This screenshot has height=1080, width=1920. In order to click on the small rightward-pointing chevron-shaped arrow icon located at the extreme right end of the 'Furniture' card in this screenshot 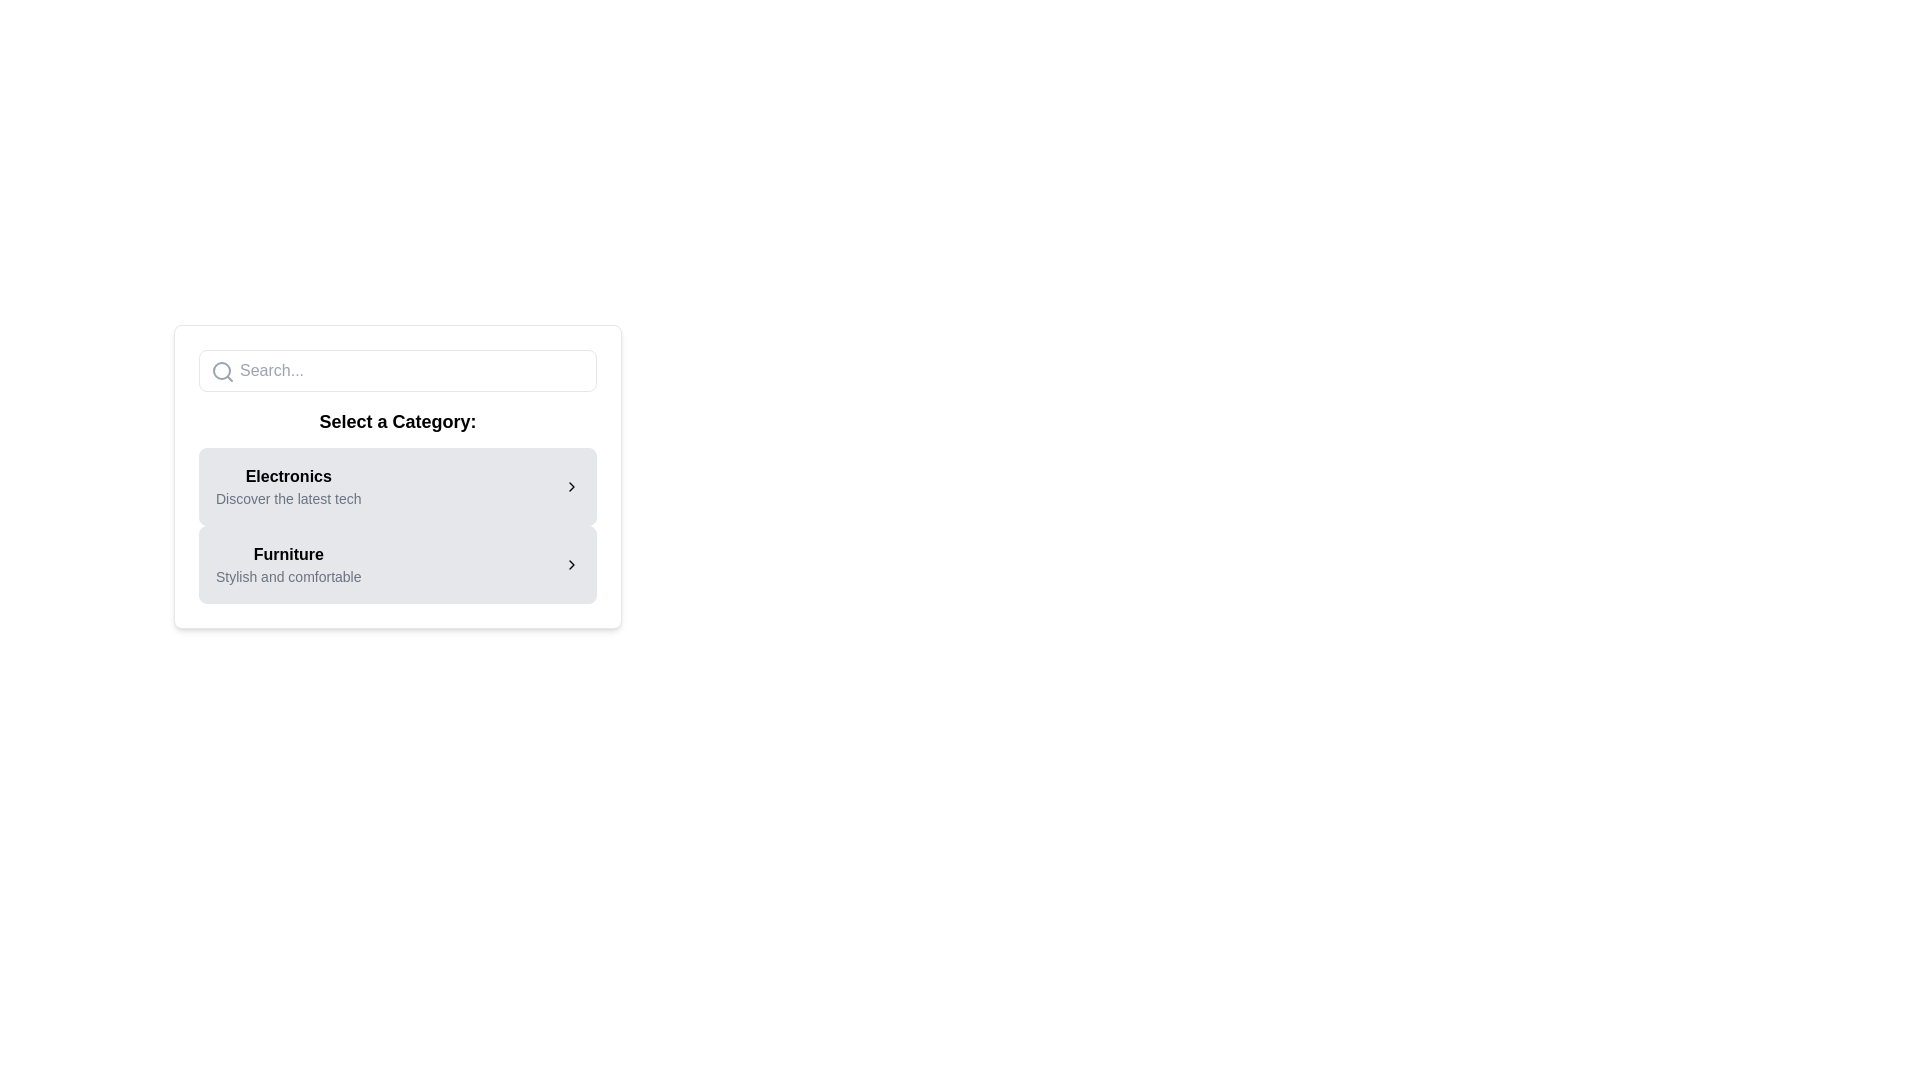, I will do `click(570, 564)`.